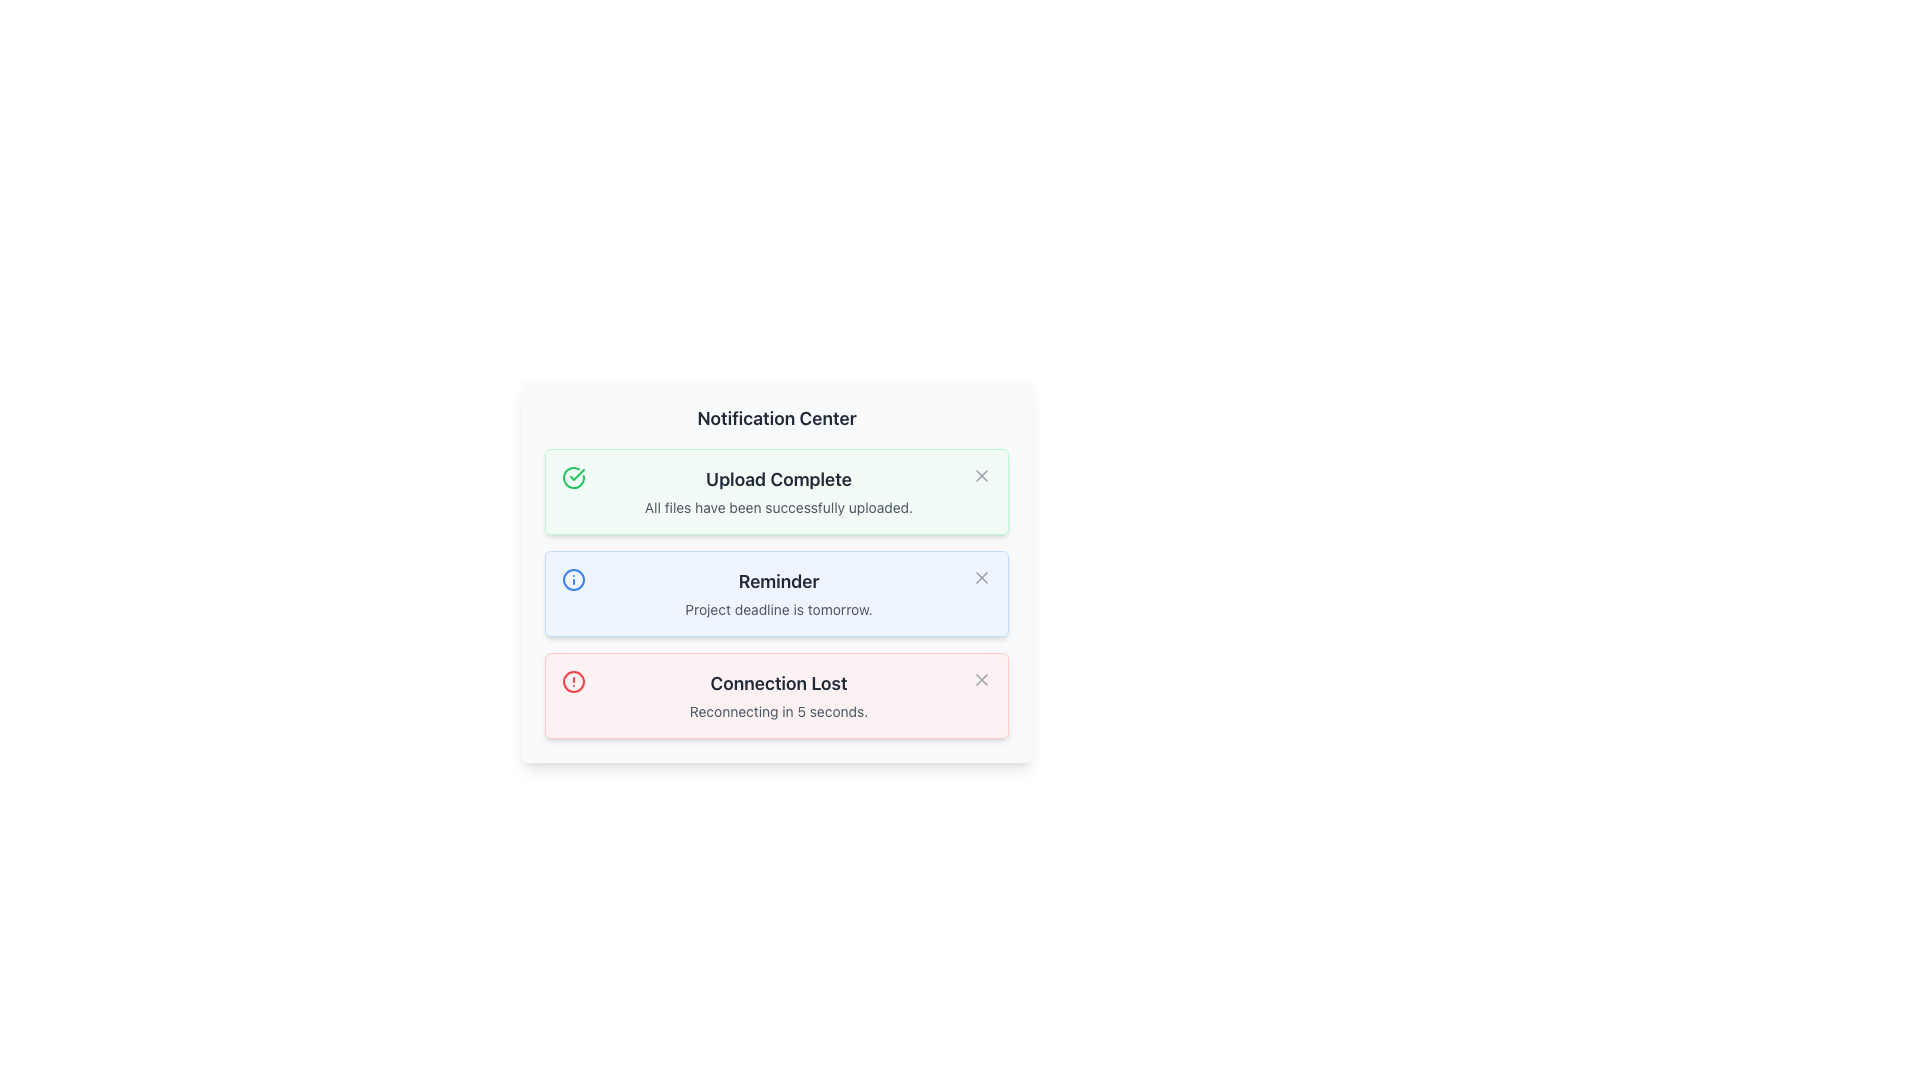 This screenshot has height=1080, width=1920. Describe the element at coordinates (573, 681) in the screenshot. I see `the alert icon at the beginning of the 'Connection Lost' notification bar, which indicates the importance of the message` at that location.